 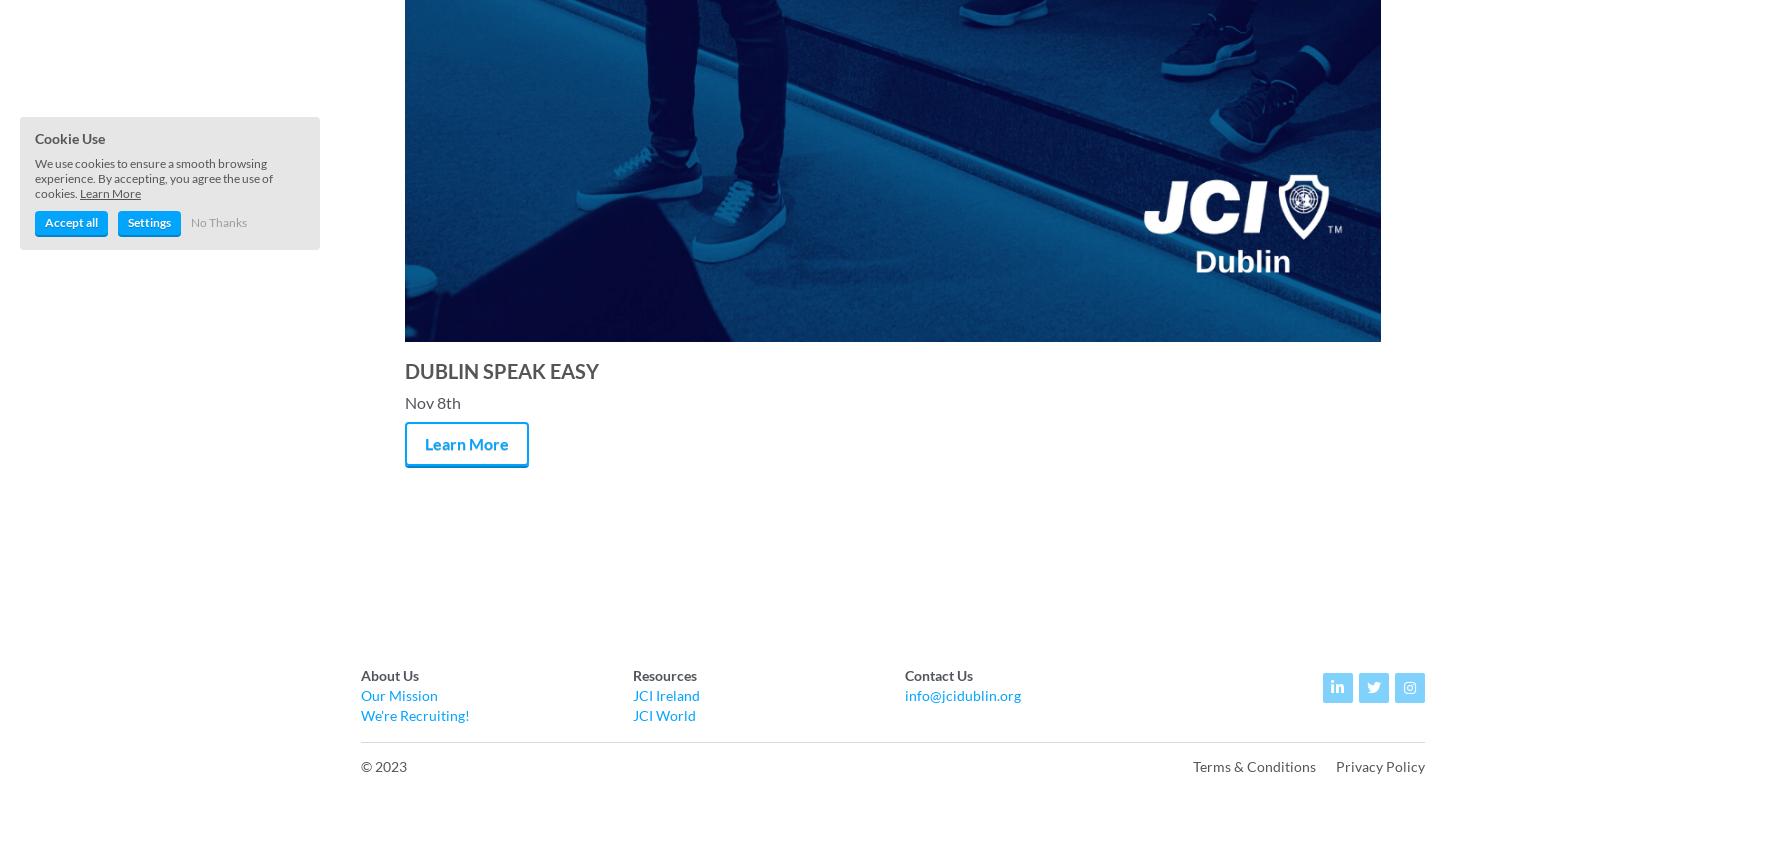 What do you see at coordinates (360, 715) in the screenshot?
I see `'We're Recruiting!'` at bounding box center [360, 715].